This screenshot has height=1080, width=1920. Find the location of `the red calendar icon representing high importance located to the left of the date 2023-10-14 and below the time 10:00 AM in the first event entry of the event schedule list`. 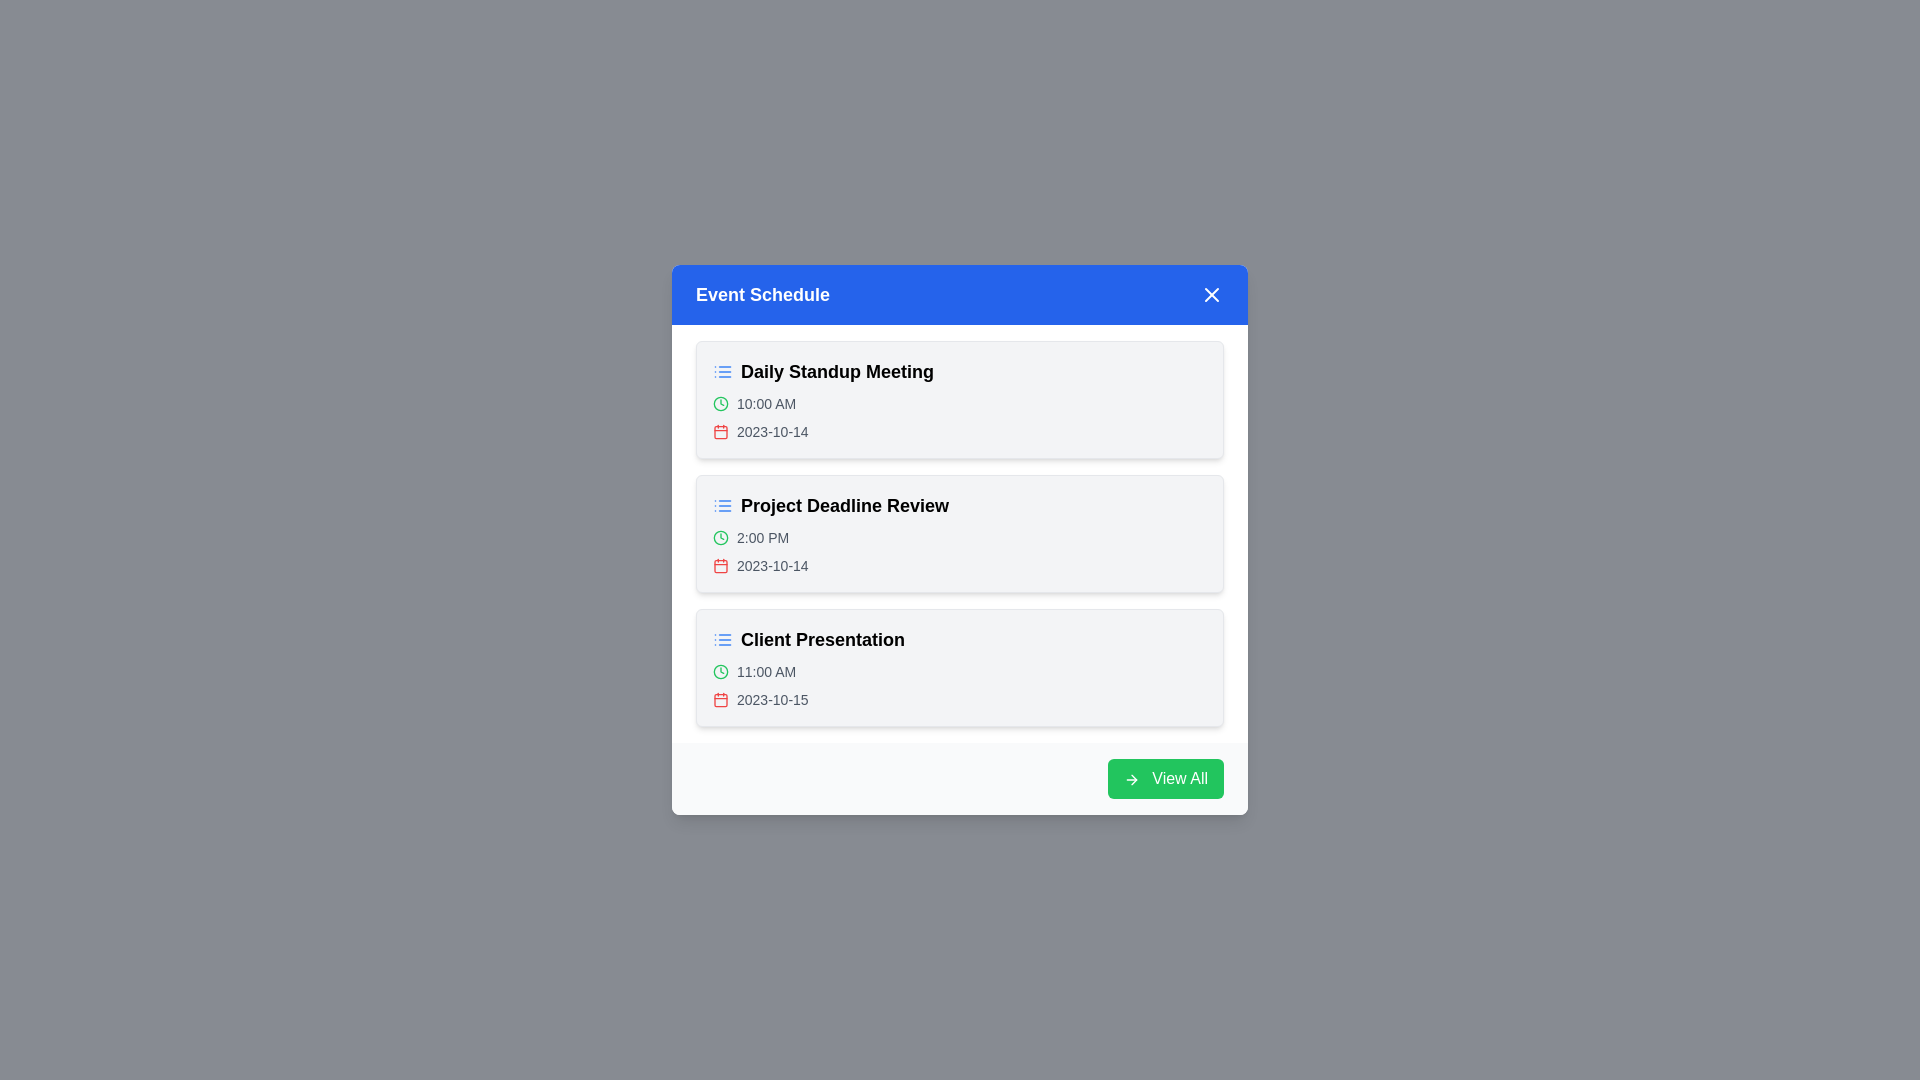

the red calendar icon representing high importance located to the left of the date 2023-10-14 and below the time 10:00 AM in the first event entry of the event schedule list is located at coordinates (720, 431).